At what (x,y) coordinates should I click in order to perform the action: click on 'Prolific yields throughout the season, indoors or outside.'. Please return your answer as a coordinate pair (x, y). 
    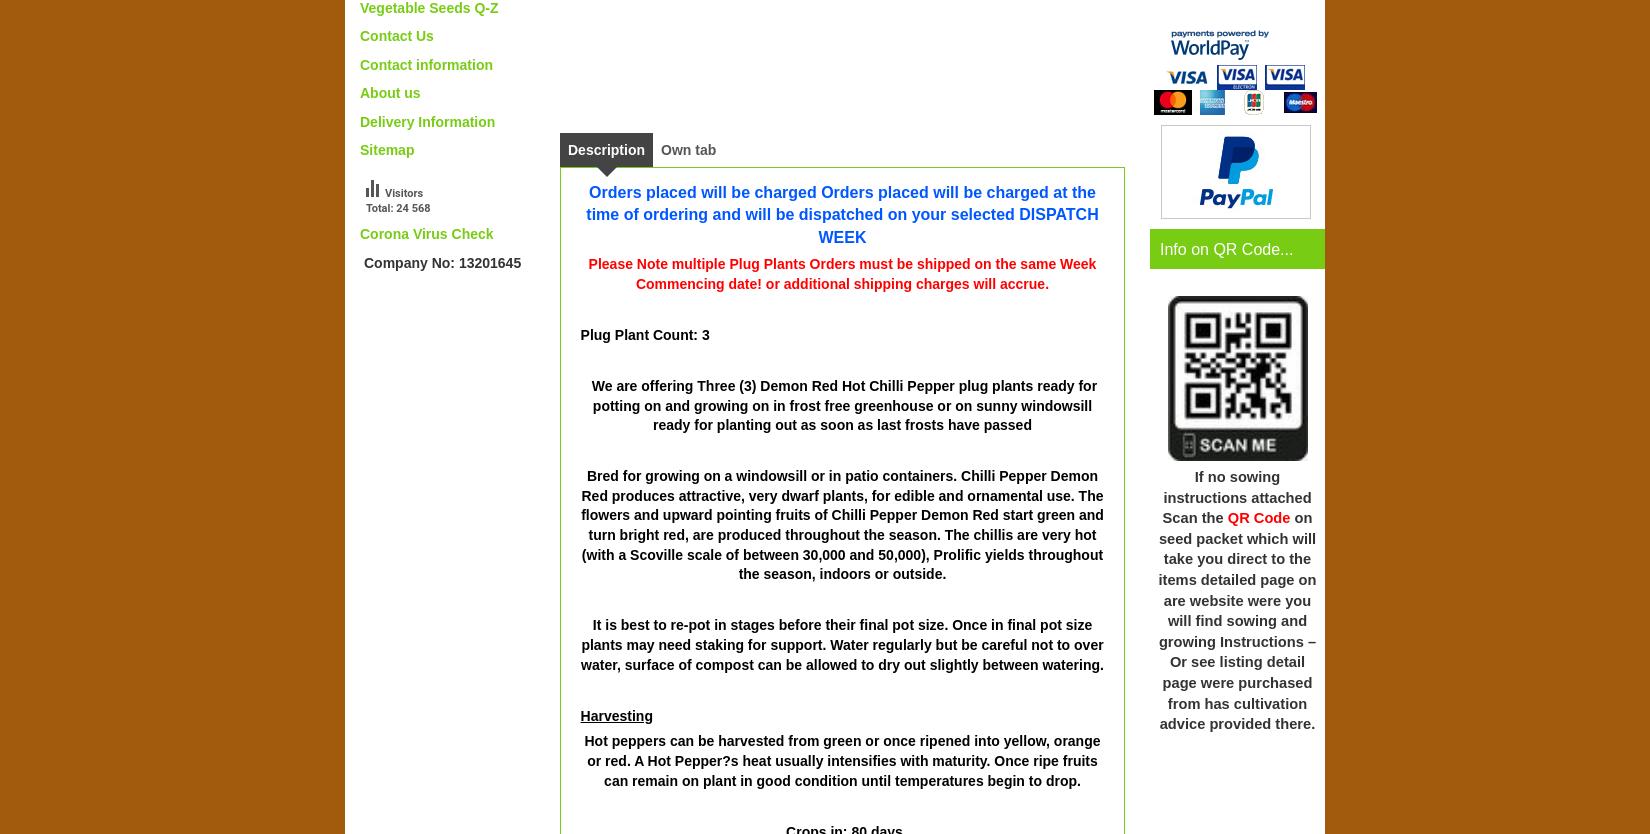
    Looking at the image, I should click on (920, 564).